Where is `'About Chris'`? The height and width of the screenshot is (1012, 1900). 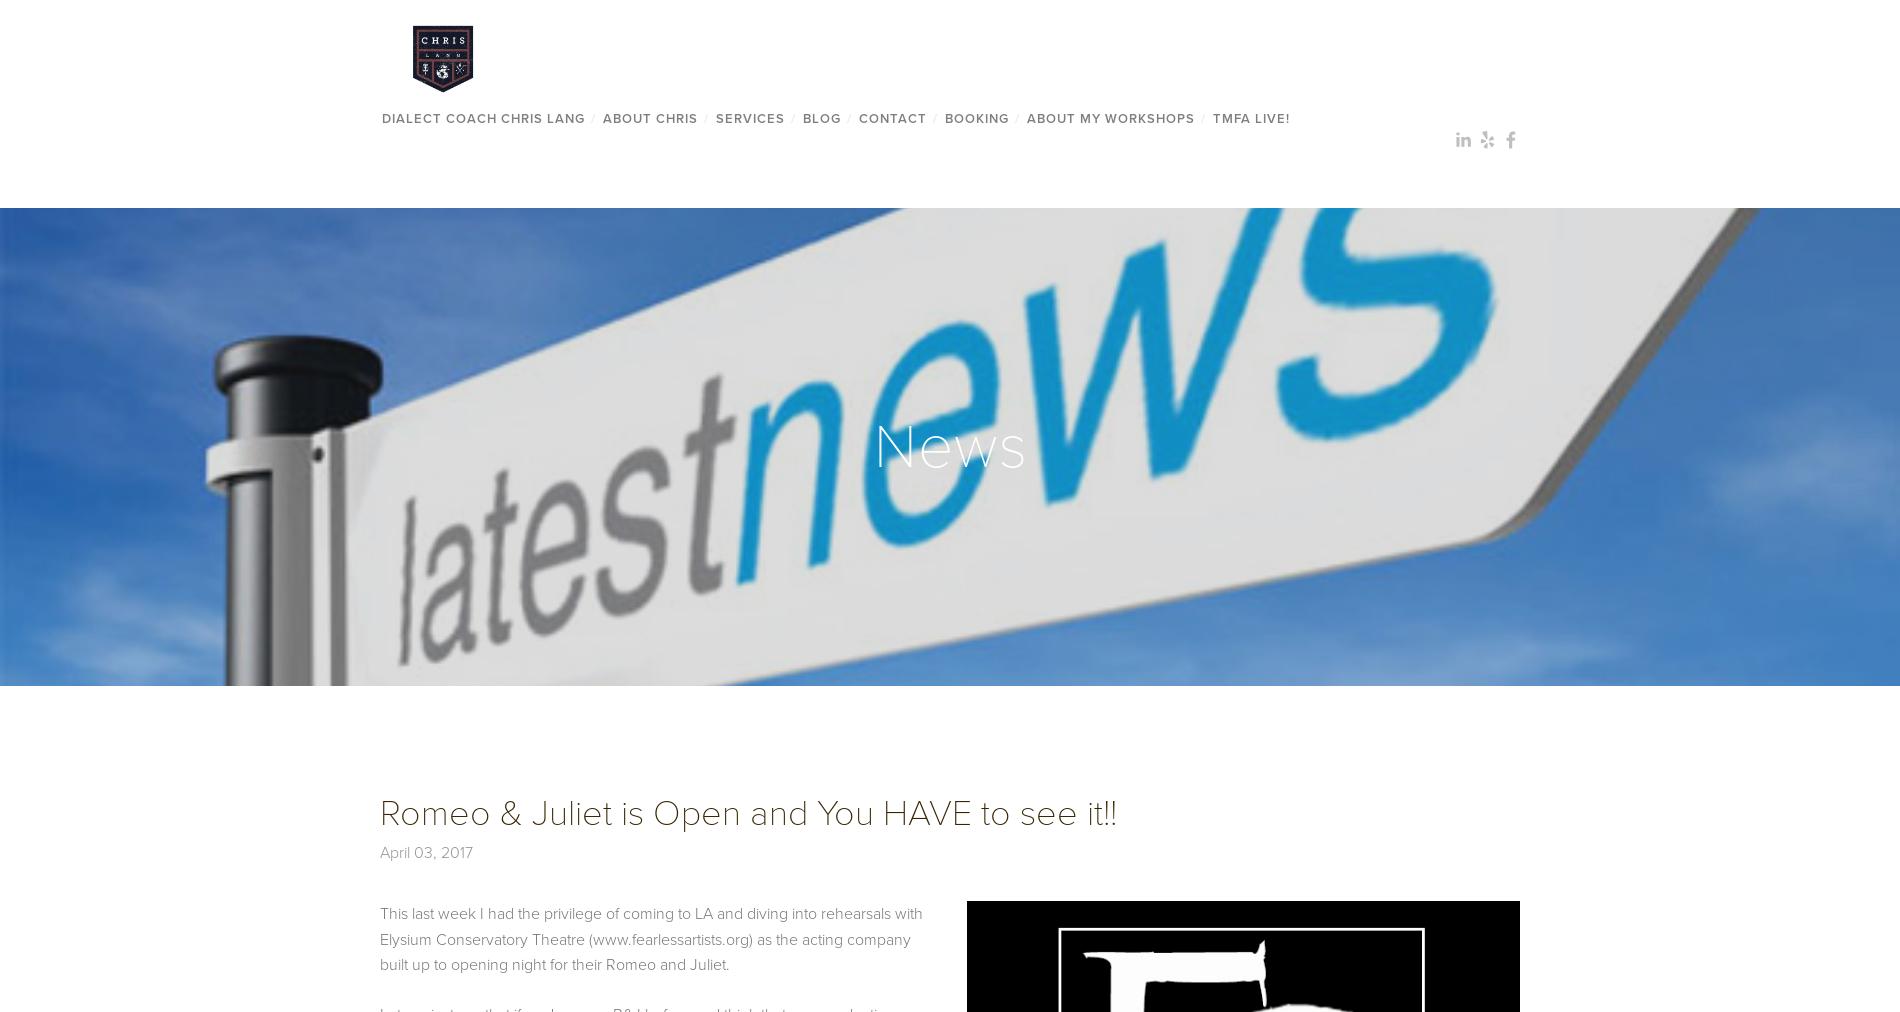 'About Chris' is located at coordinates (649, 116).